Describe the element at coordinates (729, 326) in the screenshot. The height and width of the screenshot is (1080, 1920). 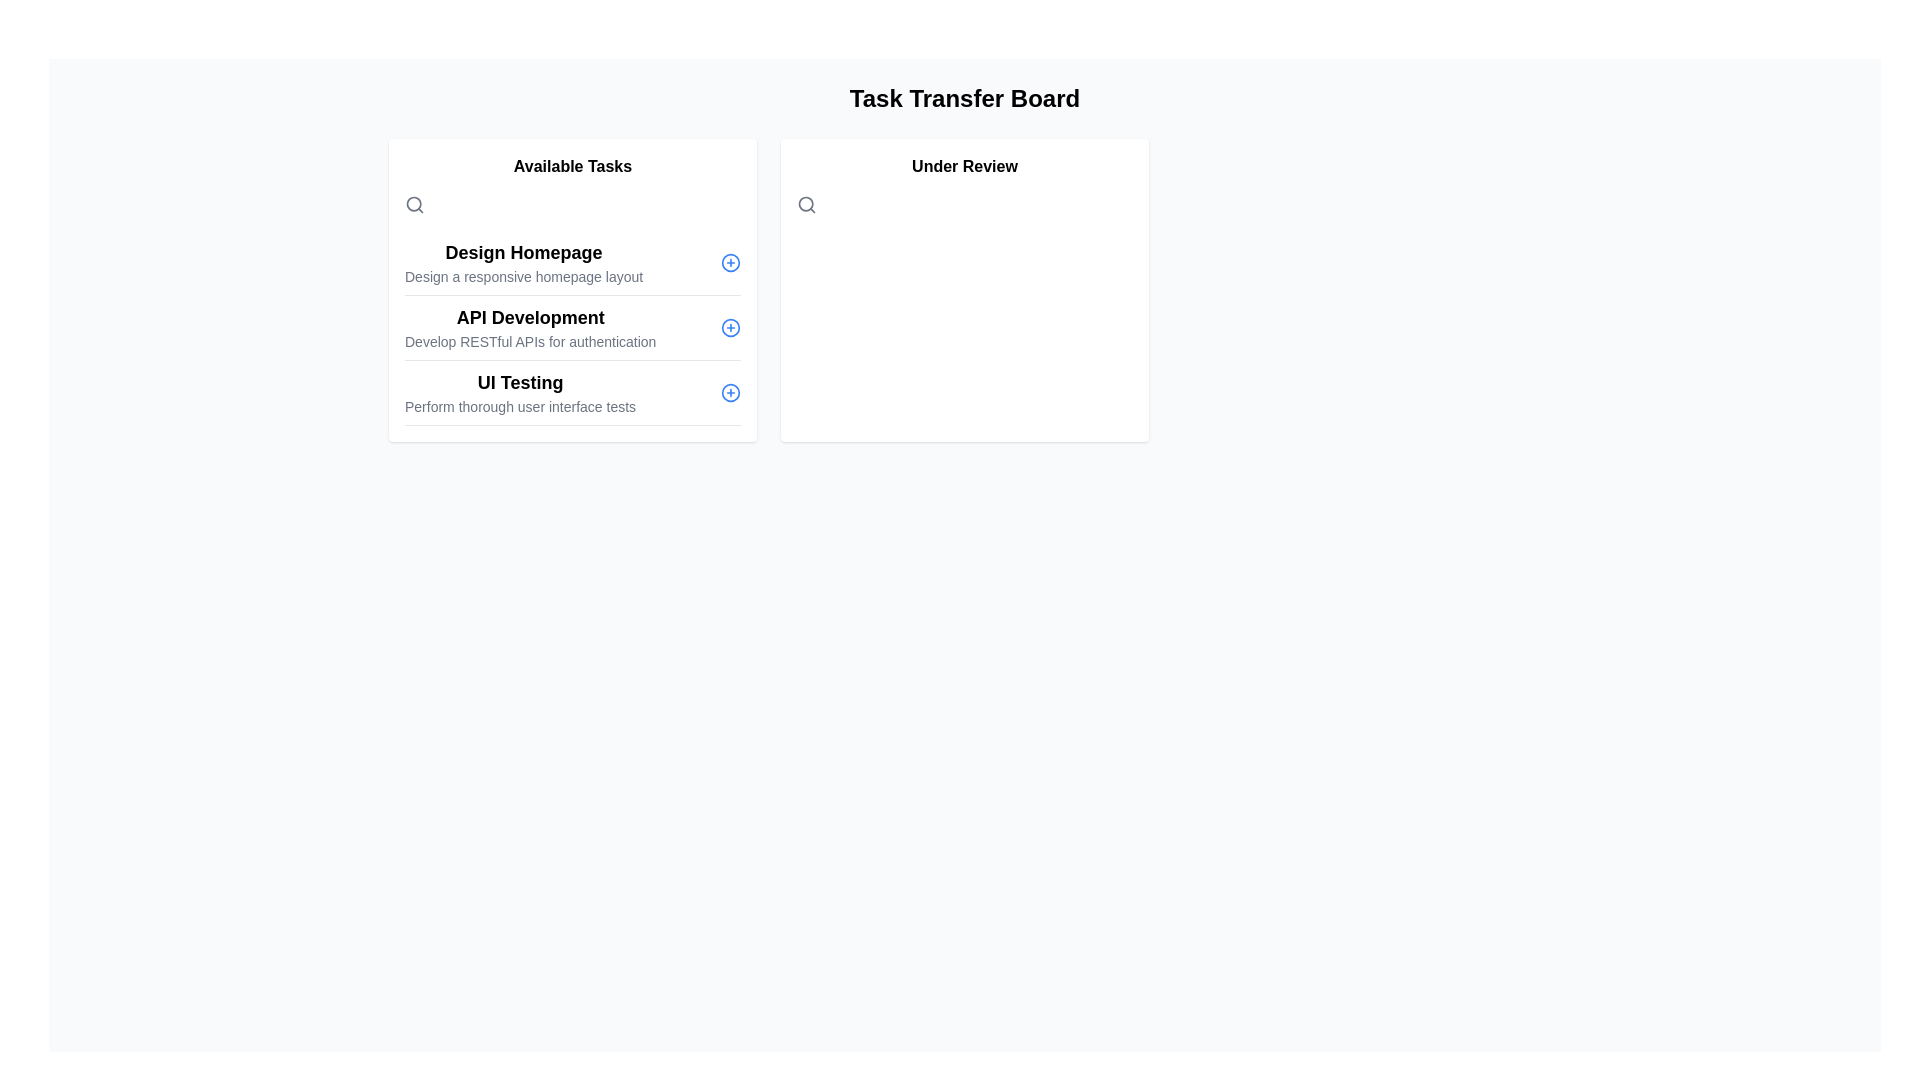
I see `the second plus icon in the 'Available Tasks' section next to the 'API Development' task item` at that location.